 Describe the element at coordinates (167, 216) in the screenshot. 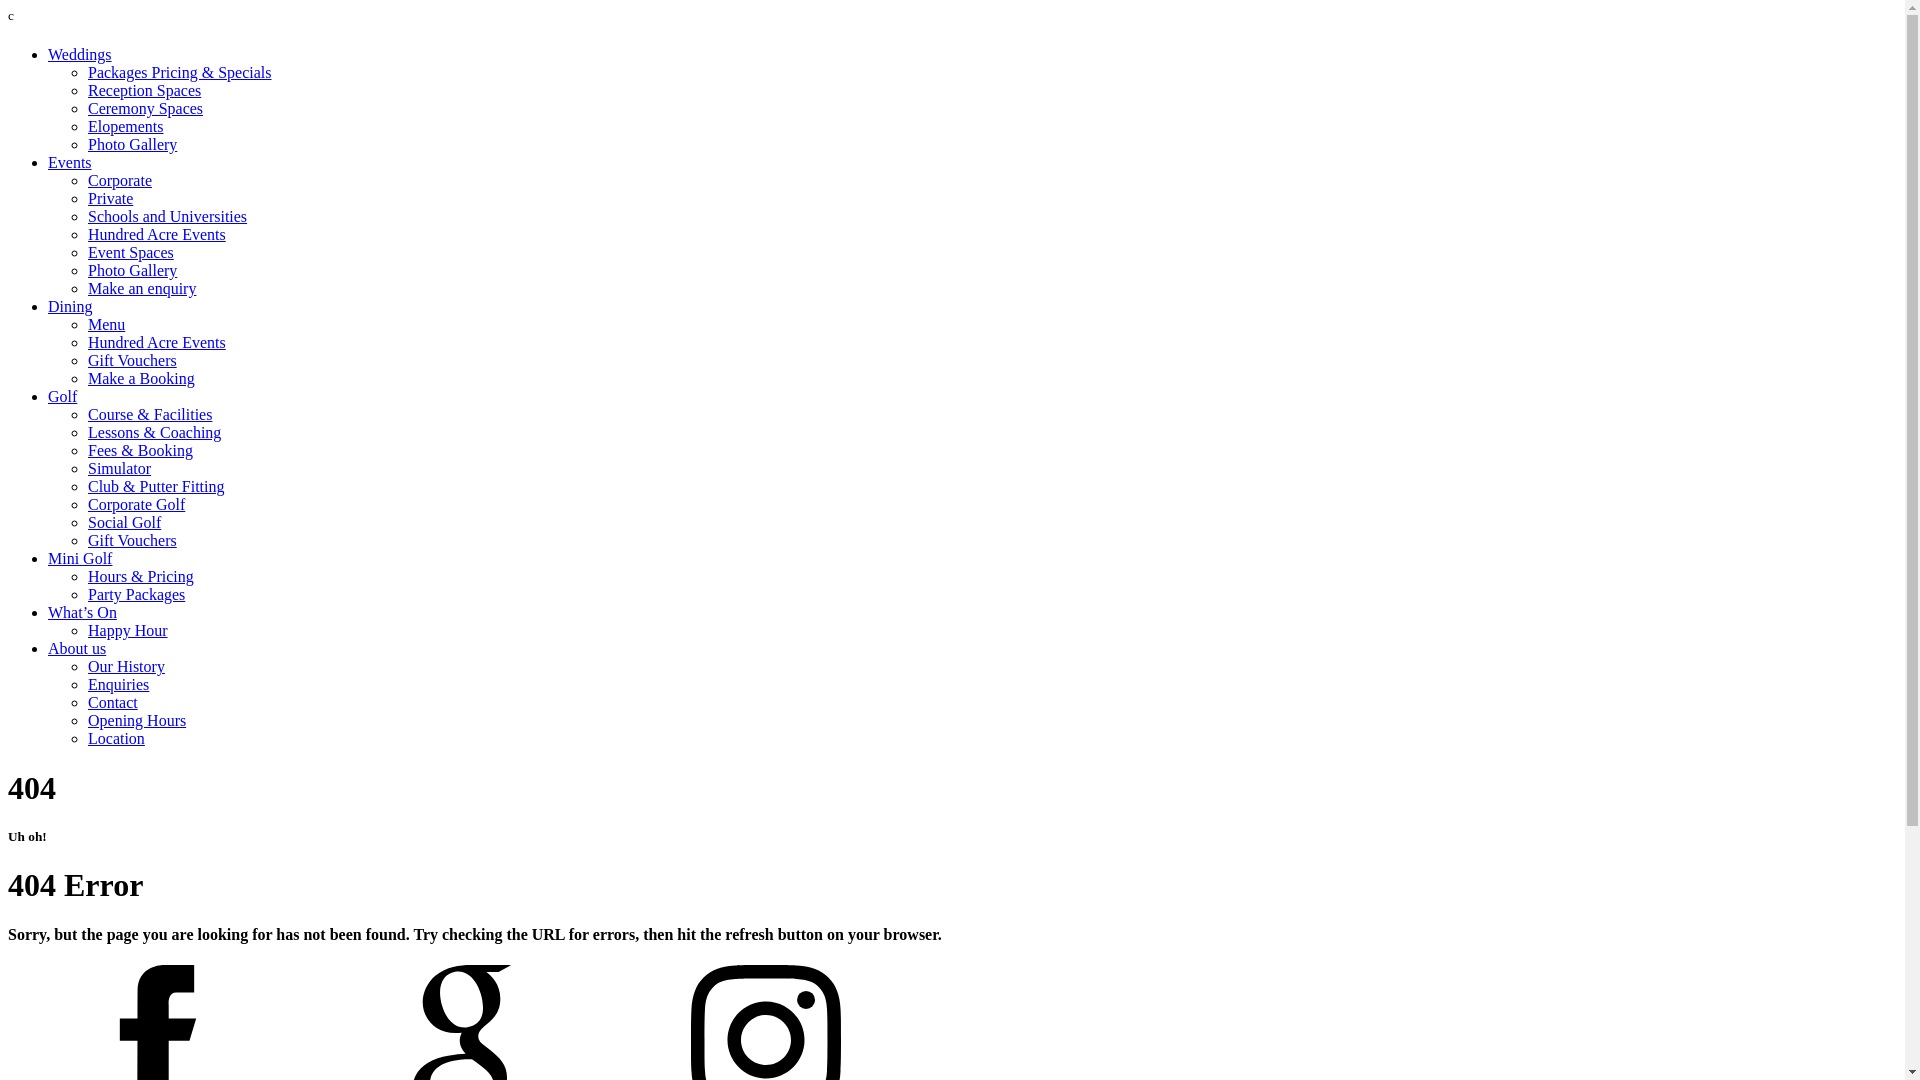

I see `'Schools and Universities'` at that location.